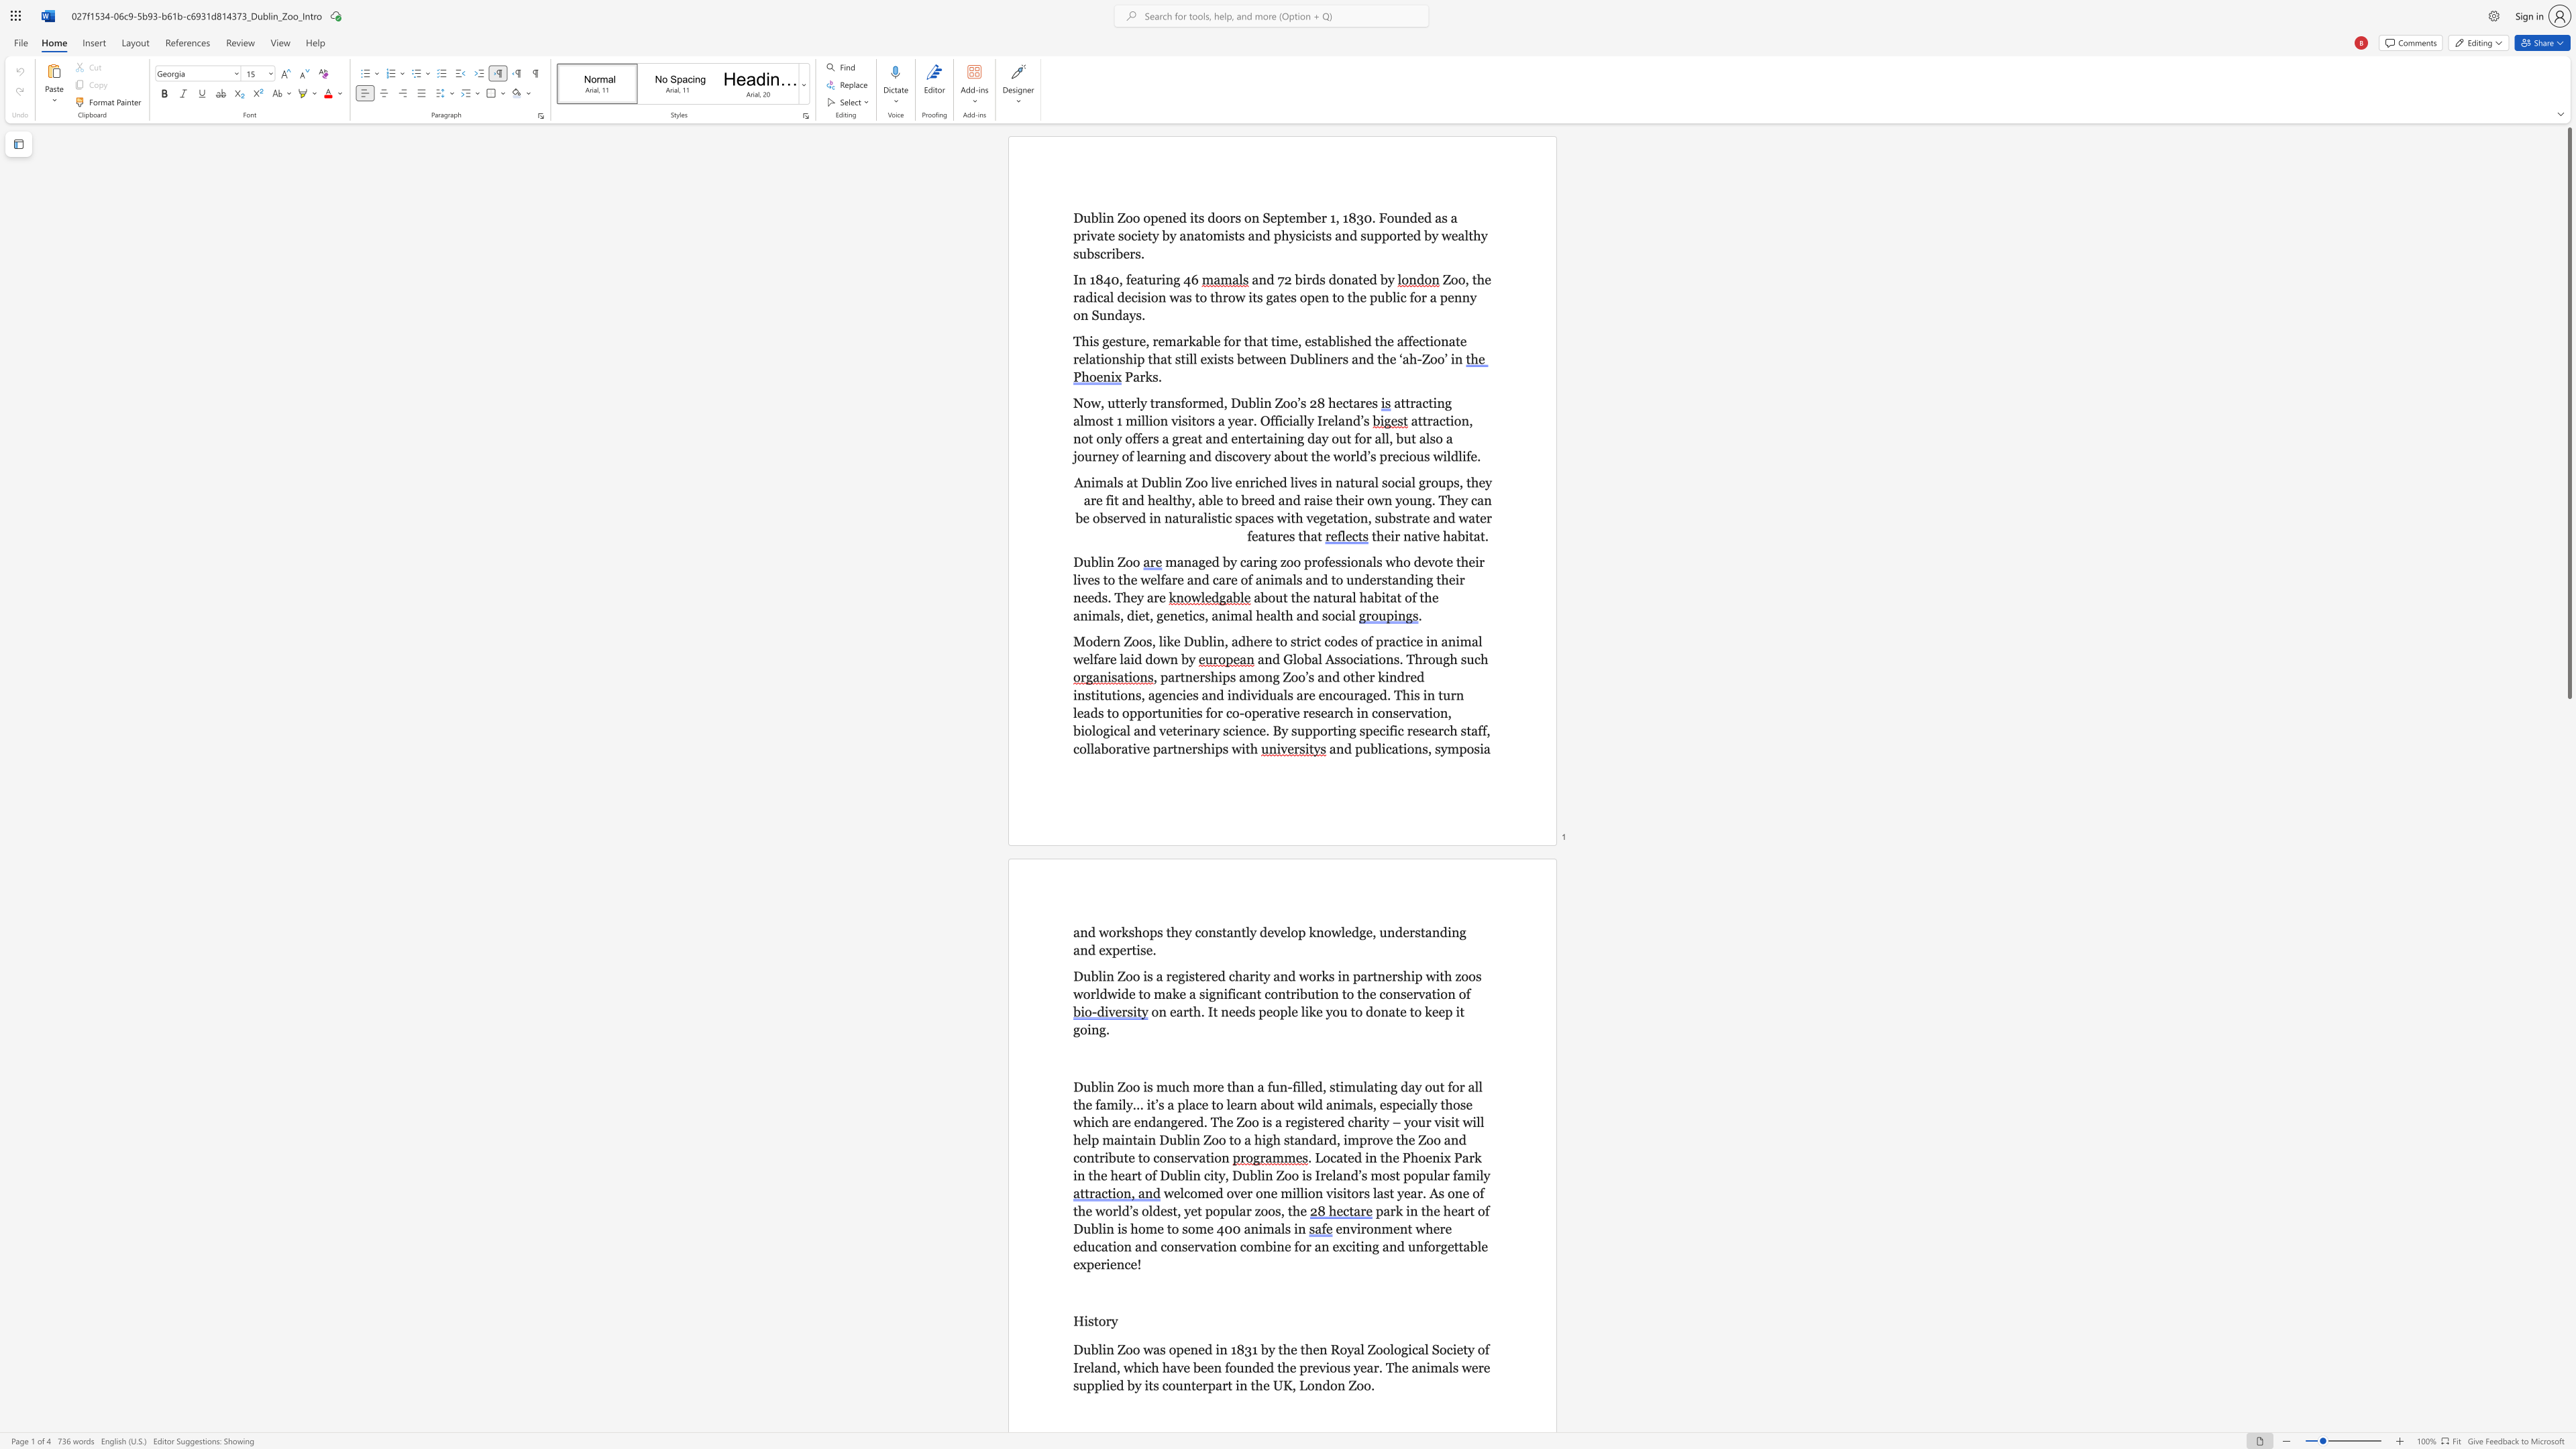 The width and height of the screenshot is (2576, 1449). Describe the element at coordinates (1249, 640) in the screenshot. I see `the 1th character "h" in the text` at that location.